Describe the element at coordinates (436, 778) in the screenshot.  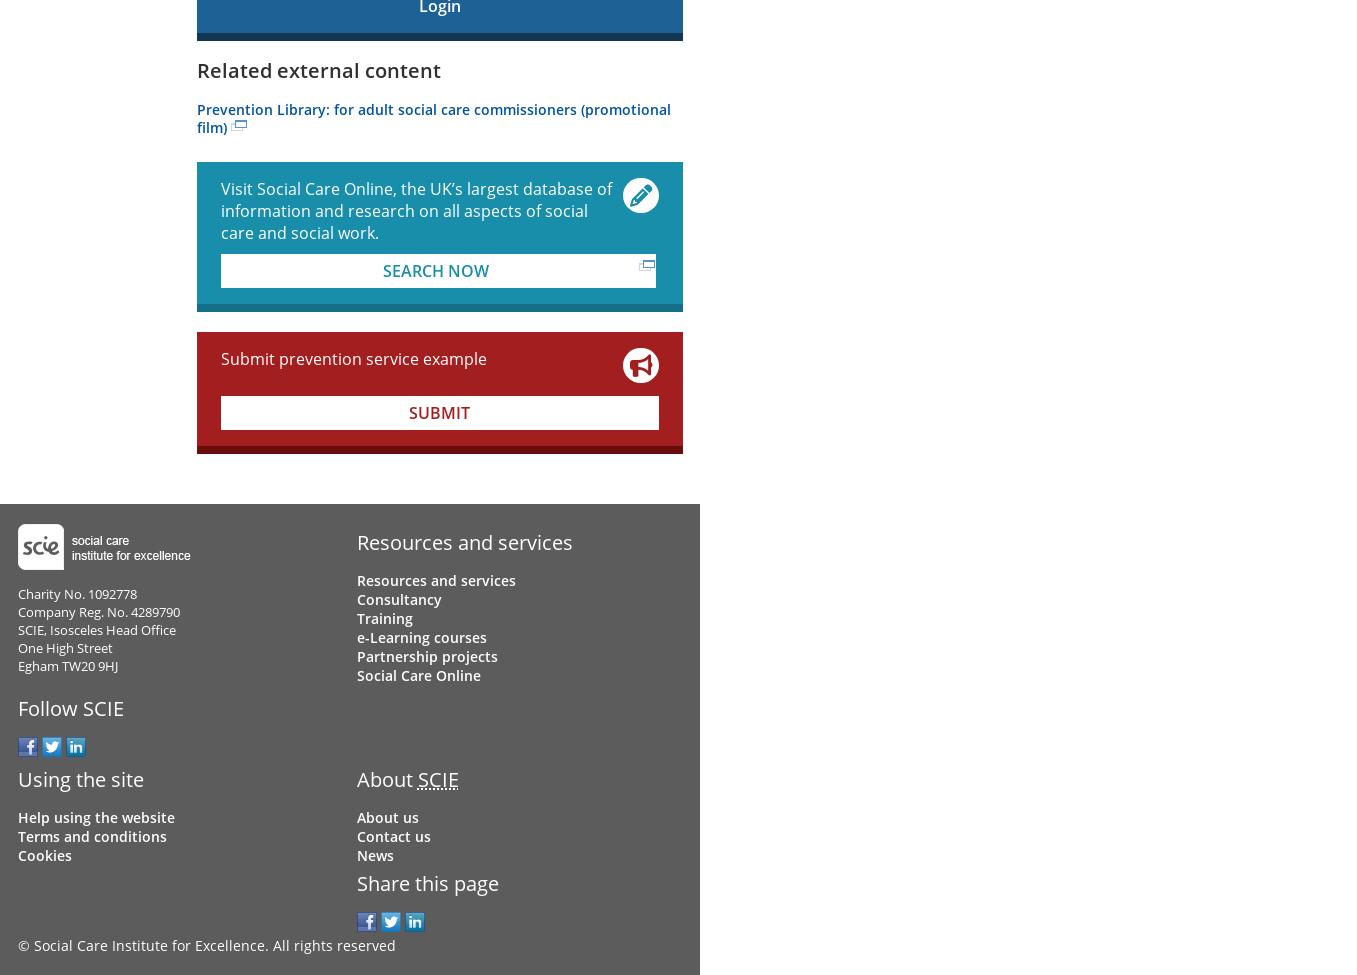
I see `'SCIE'` at that location.